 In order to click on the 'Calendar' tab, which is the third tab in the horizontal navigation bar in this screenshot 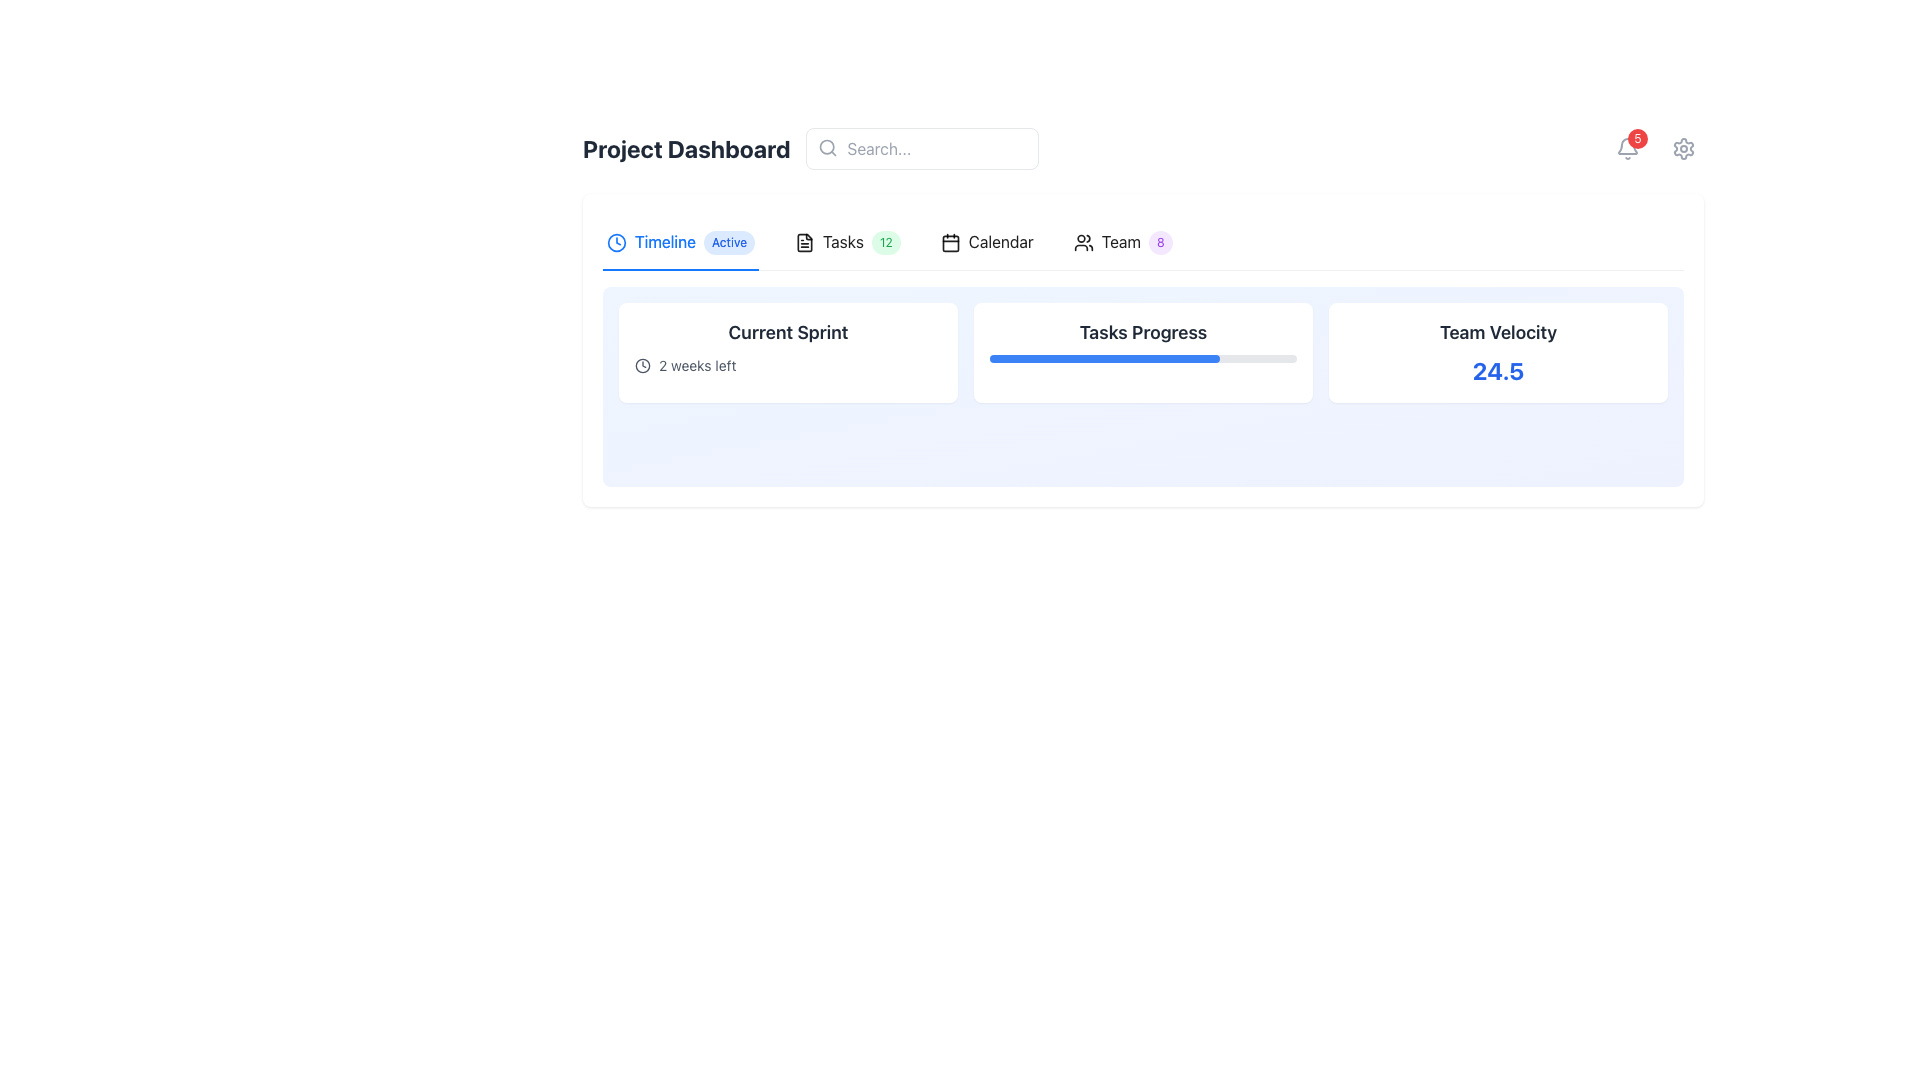, I will do `click(987, 241)`.